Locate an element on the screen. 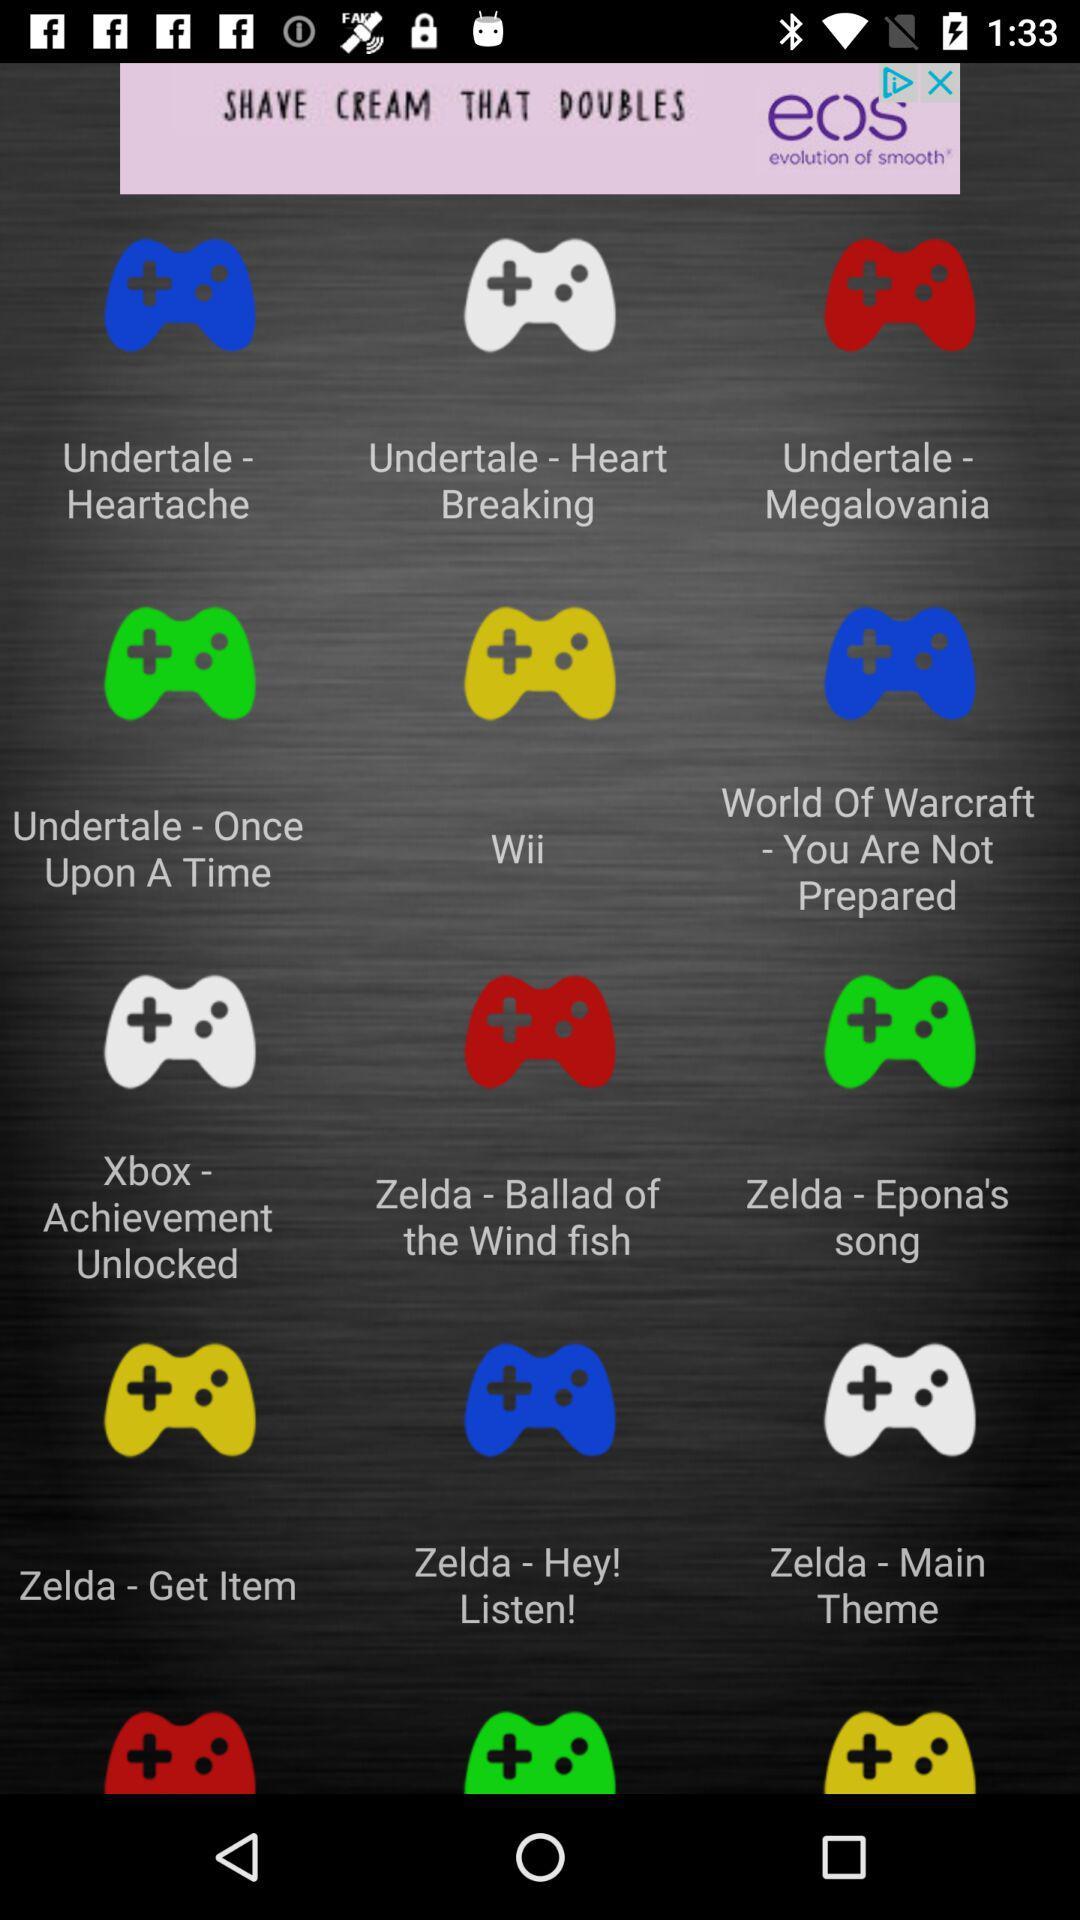 This screenshot has width=1080, height=1920. go back is located at coordinates (540, 1740).